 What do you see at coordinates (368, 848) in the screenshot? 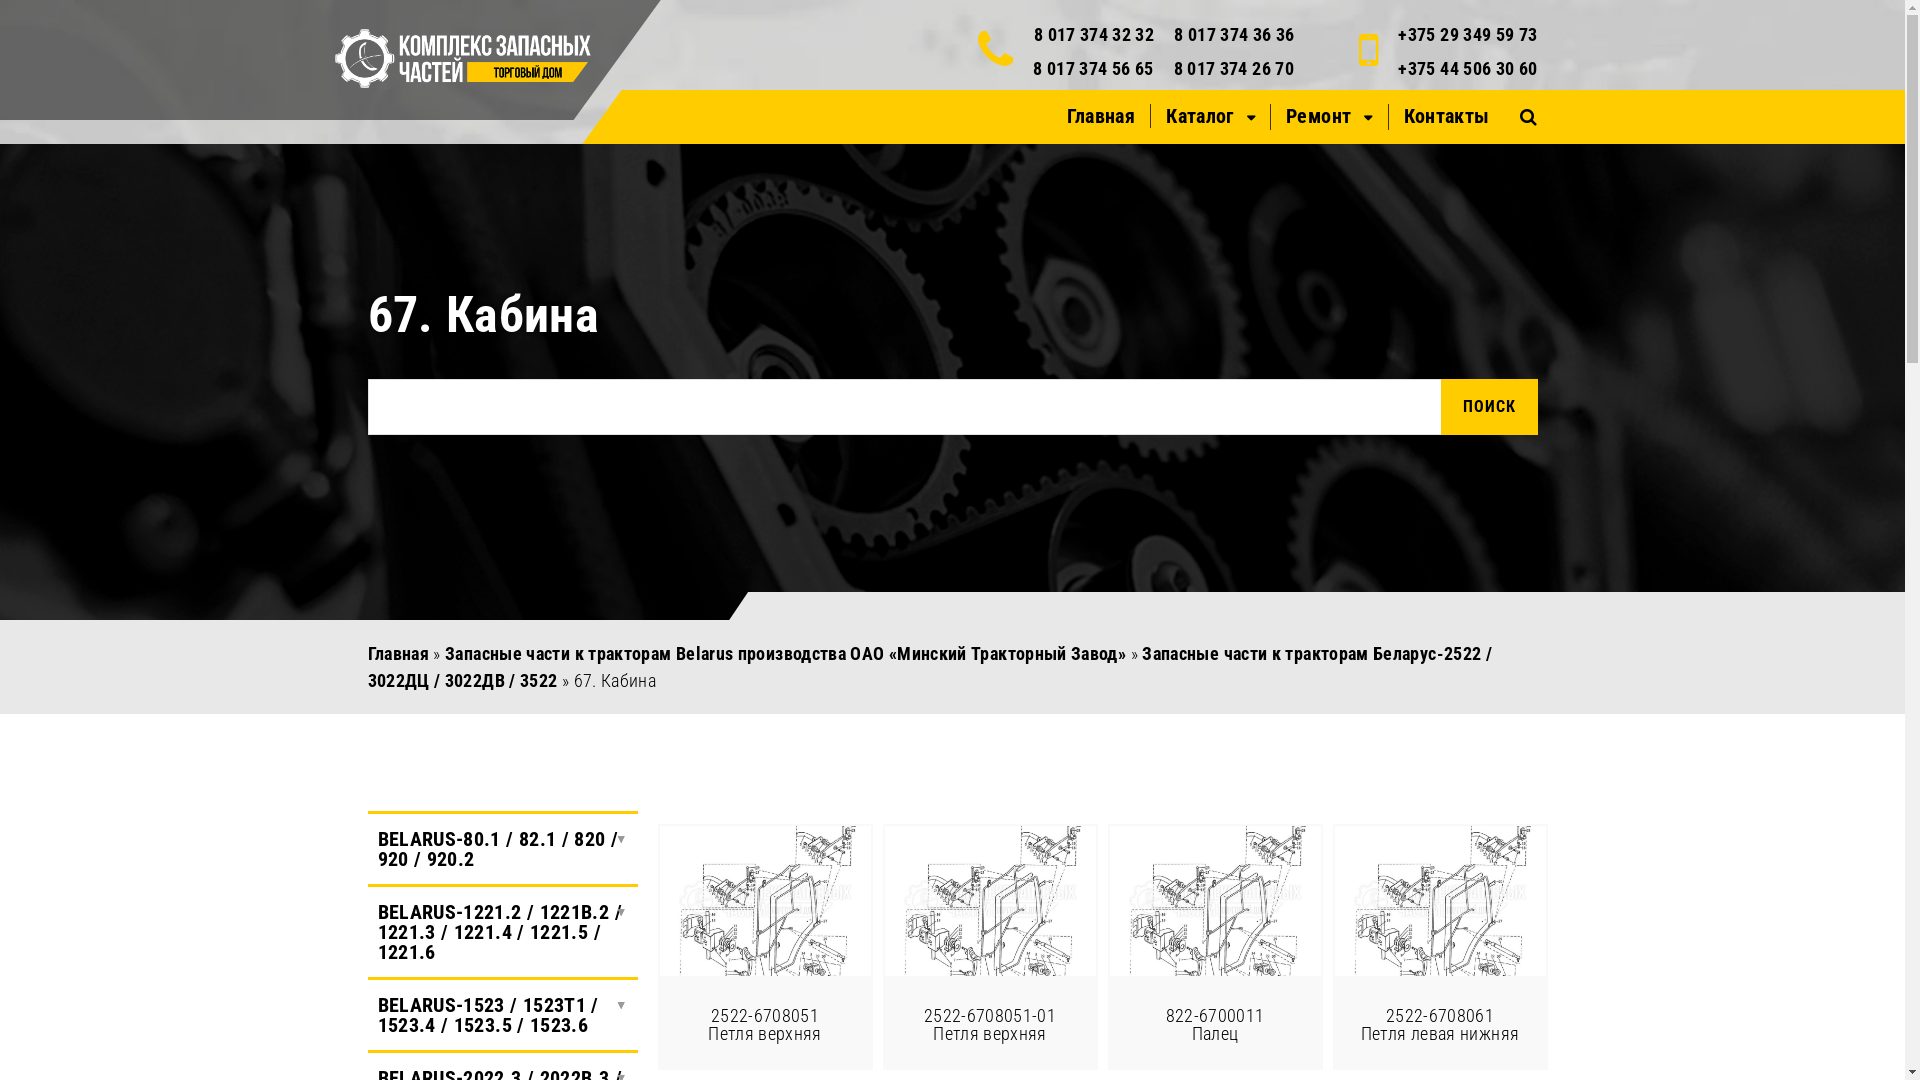
I see `'BELARUS-80.1 / 82.1 / 820 / 920 / 920.2'` at bounding box center [368, 848].